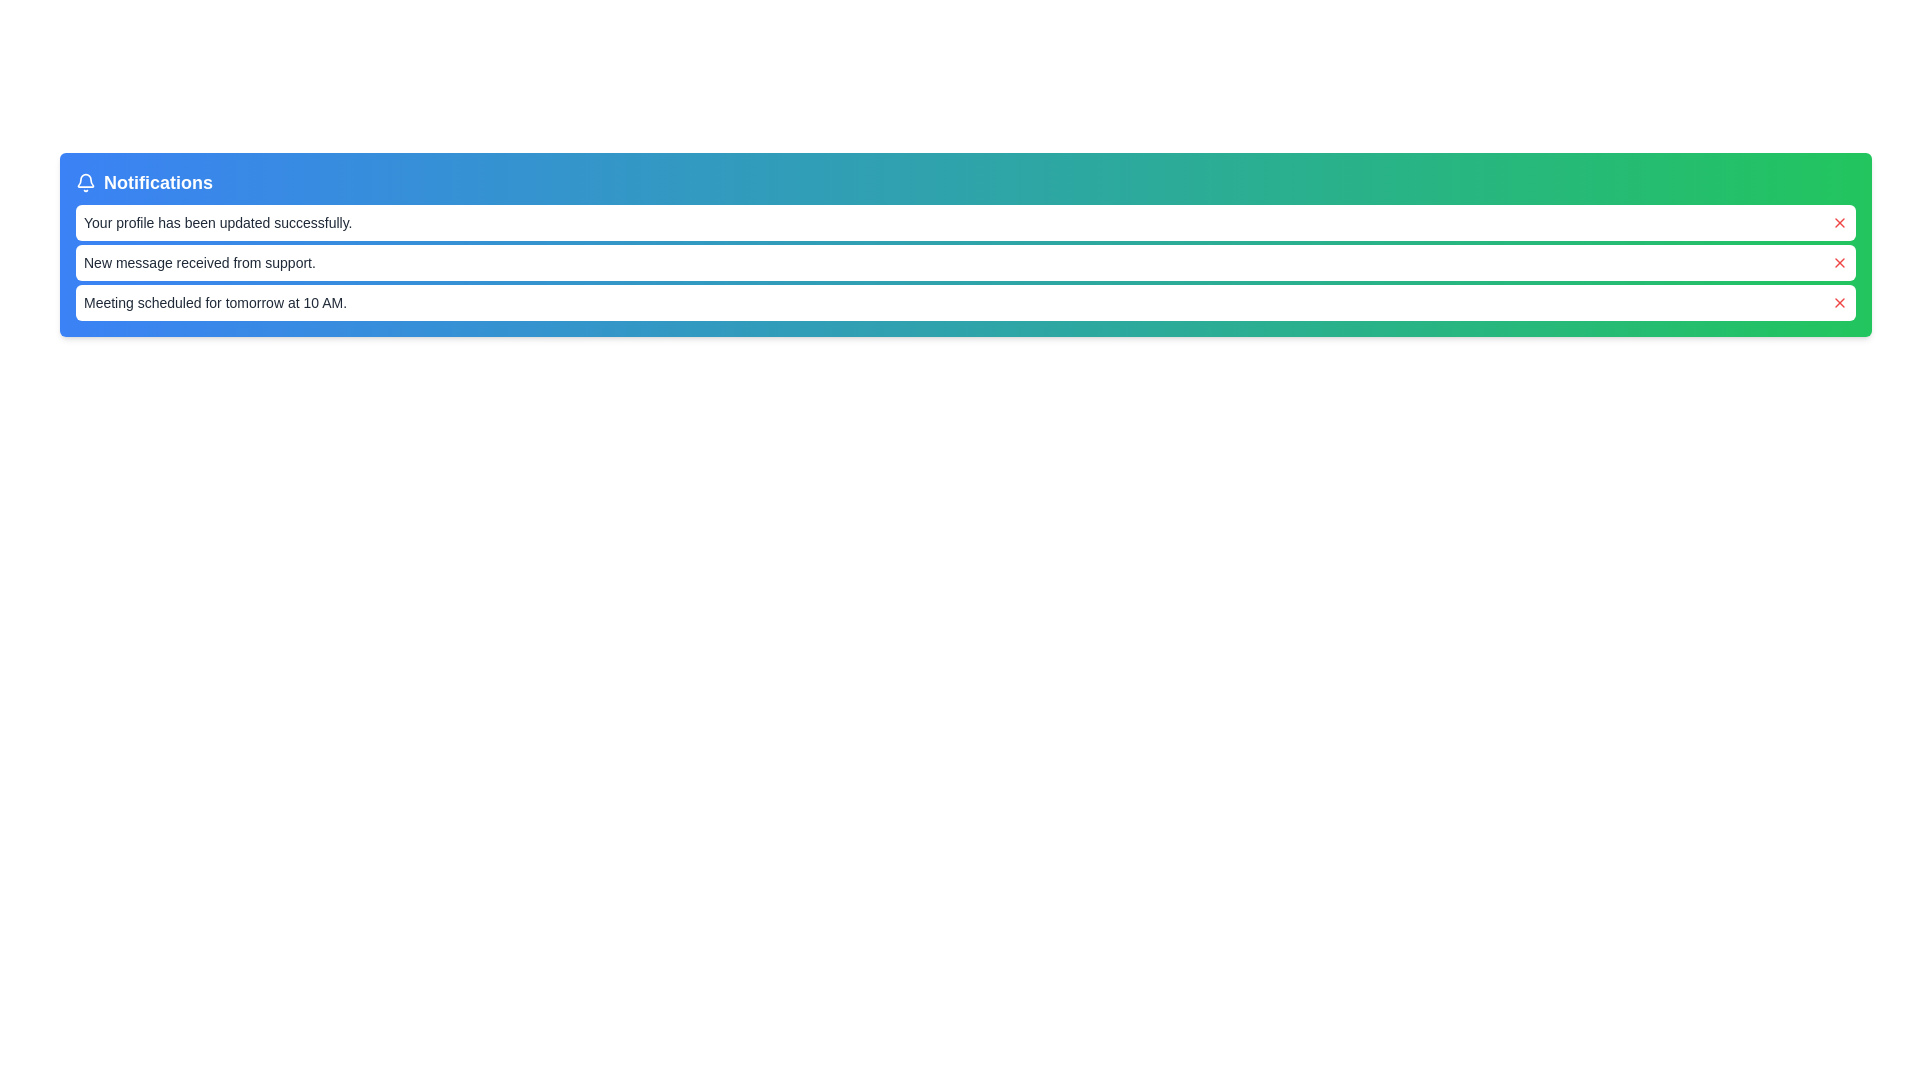 The image size is (1920, 1080). I want to click on the static text element displaying the message 'Your profile has been updated successfully.' which is part of the notification interface, so click(218, 223).